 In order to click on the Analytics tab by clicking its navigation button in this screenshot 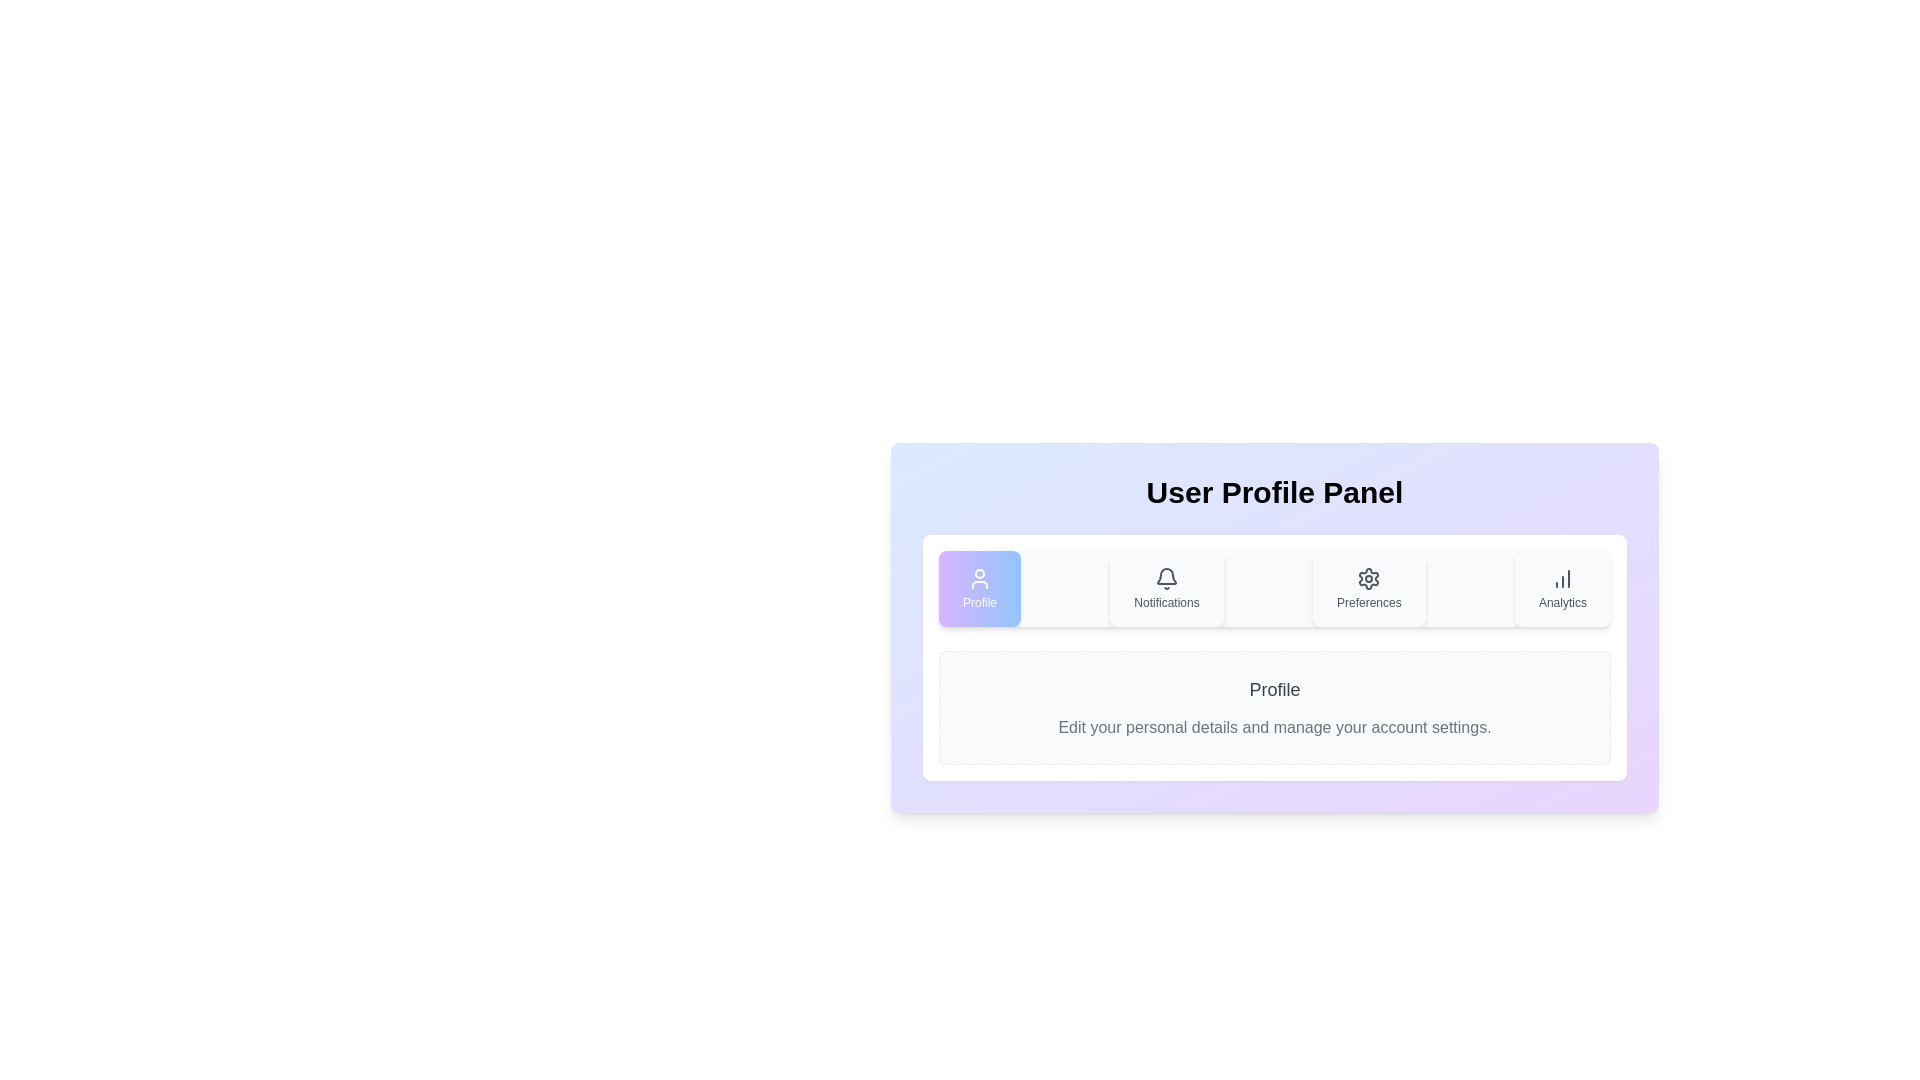, I will do `click(1560, 588)`.